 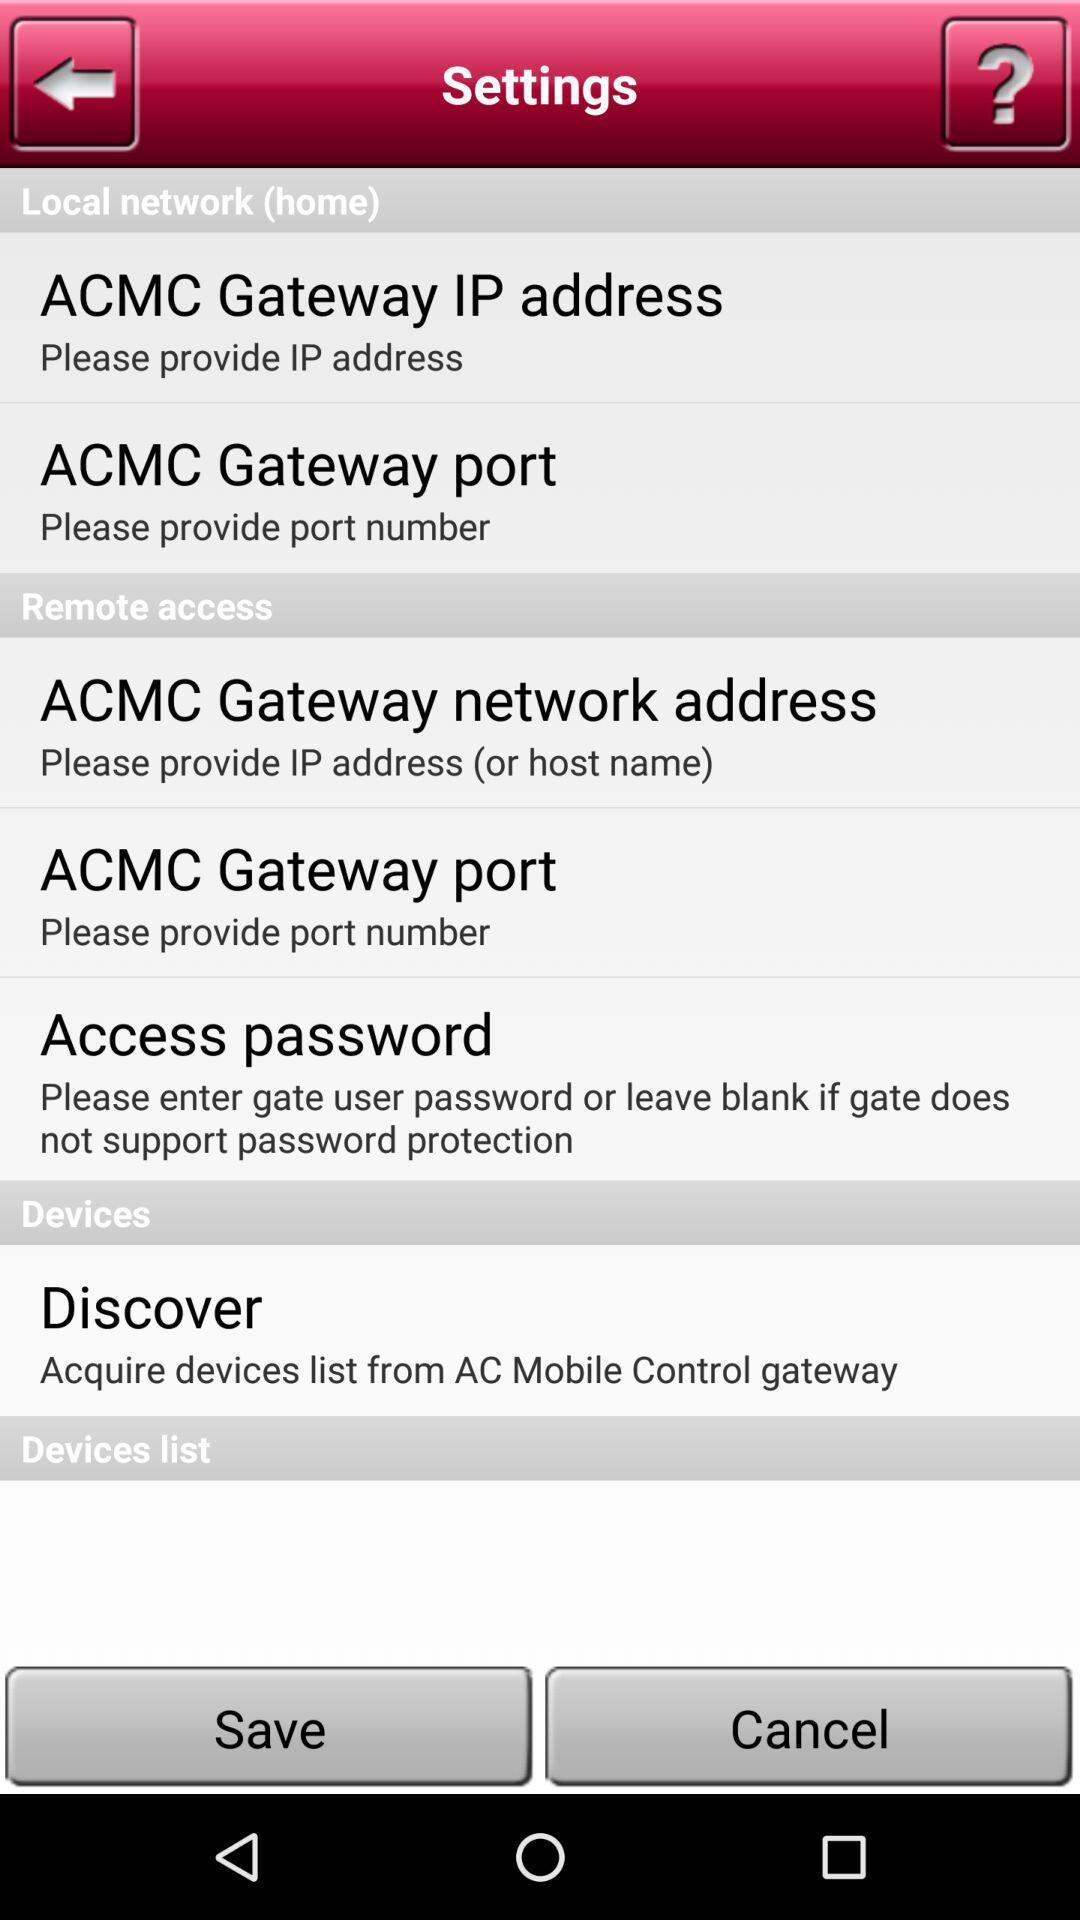 What do you see at coordinates (810, 1726) in the screenshot?
I see `item to the right of save` at bounding box center [810, 1726].